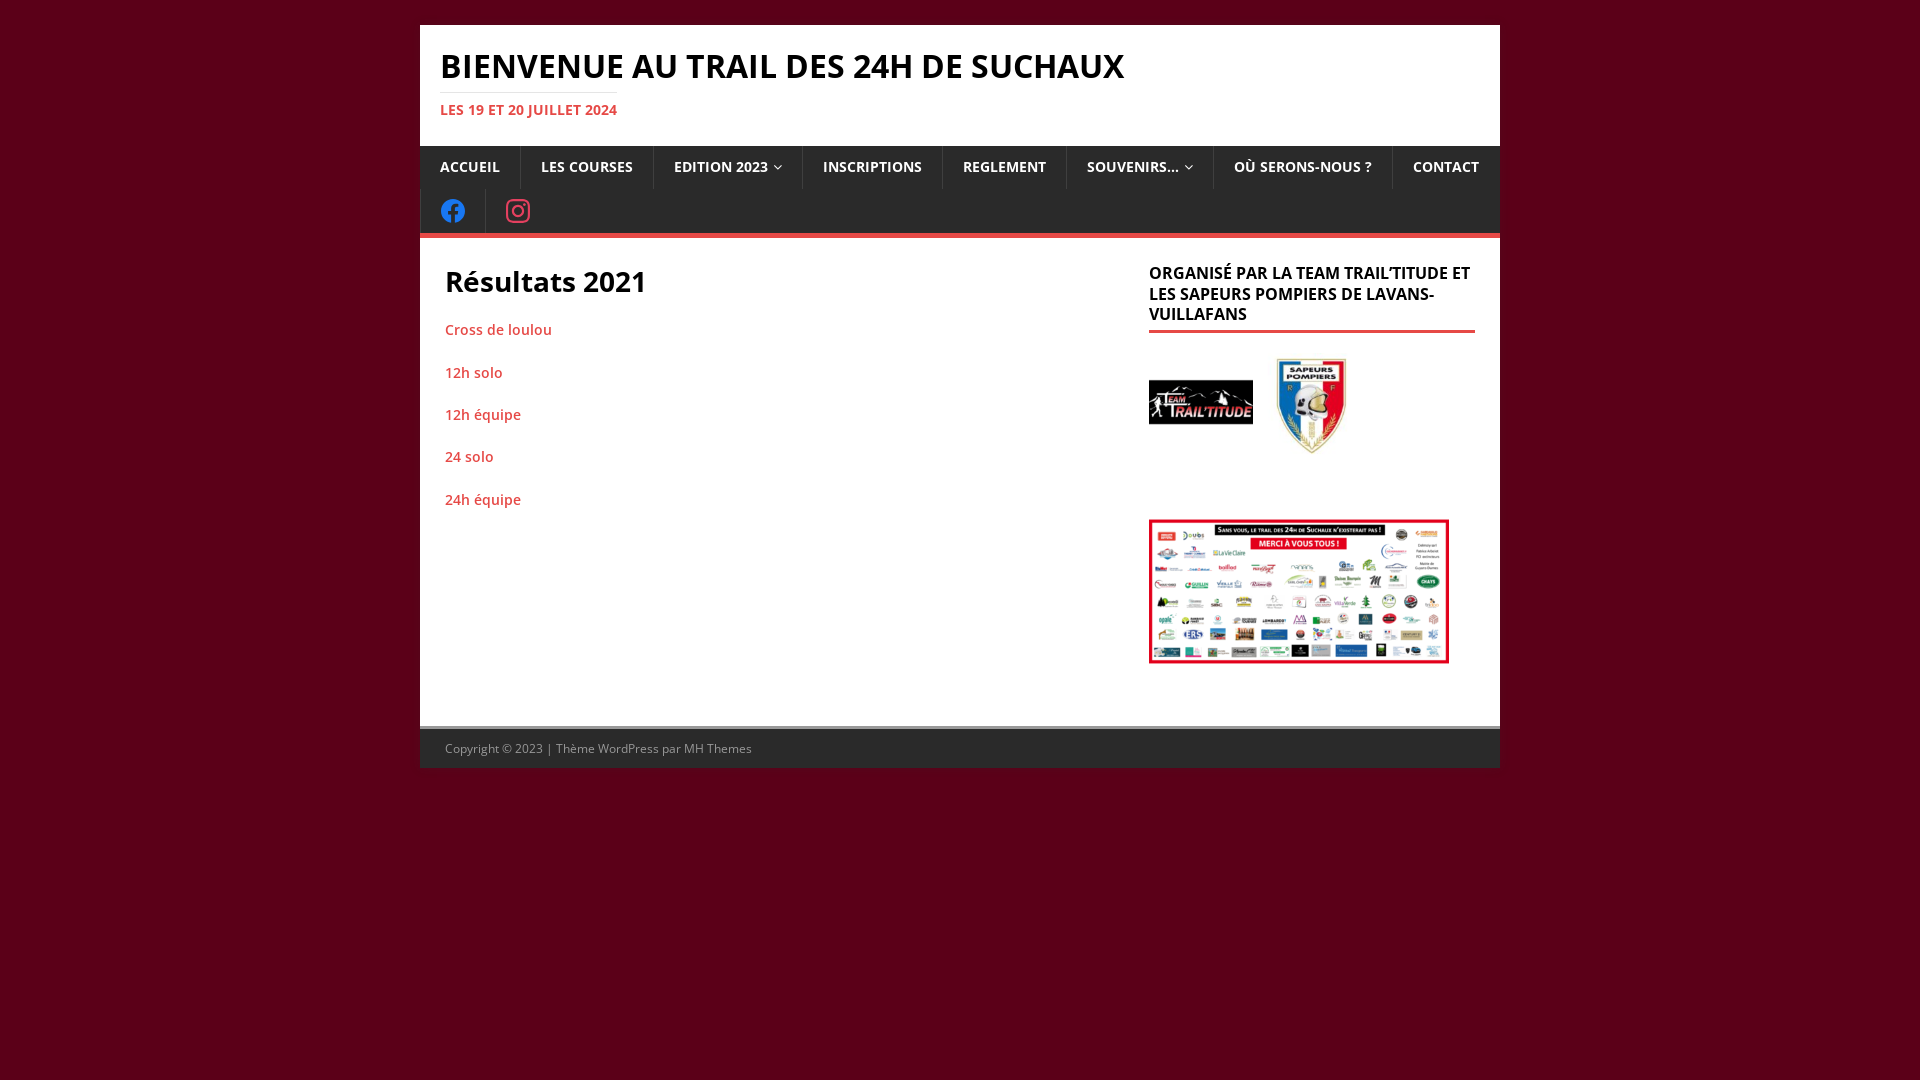  What do you see at coordinates (1003, 165) in the screenshot?
I see `'REGLEMENT'` at bounding box center [1003, 165].